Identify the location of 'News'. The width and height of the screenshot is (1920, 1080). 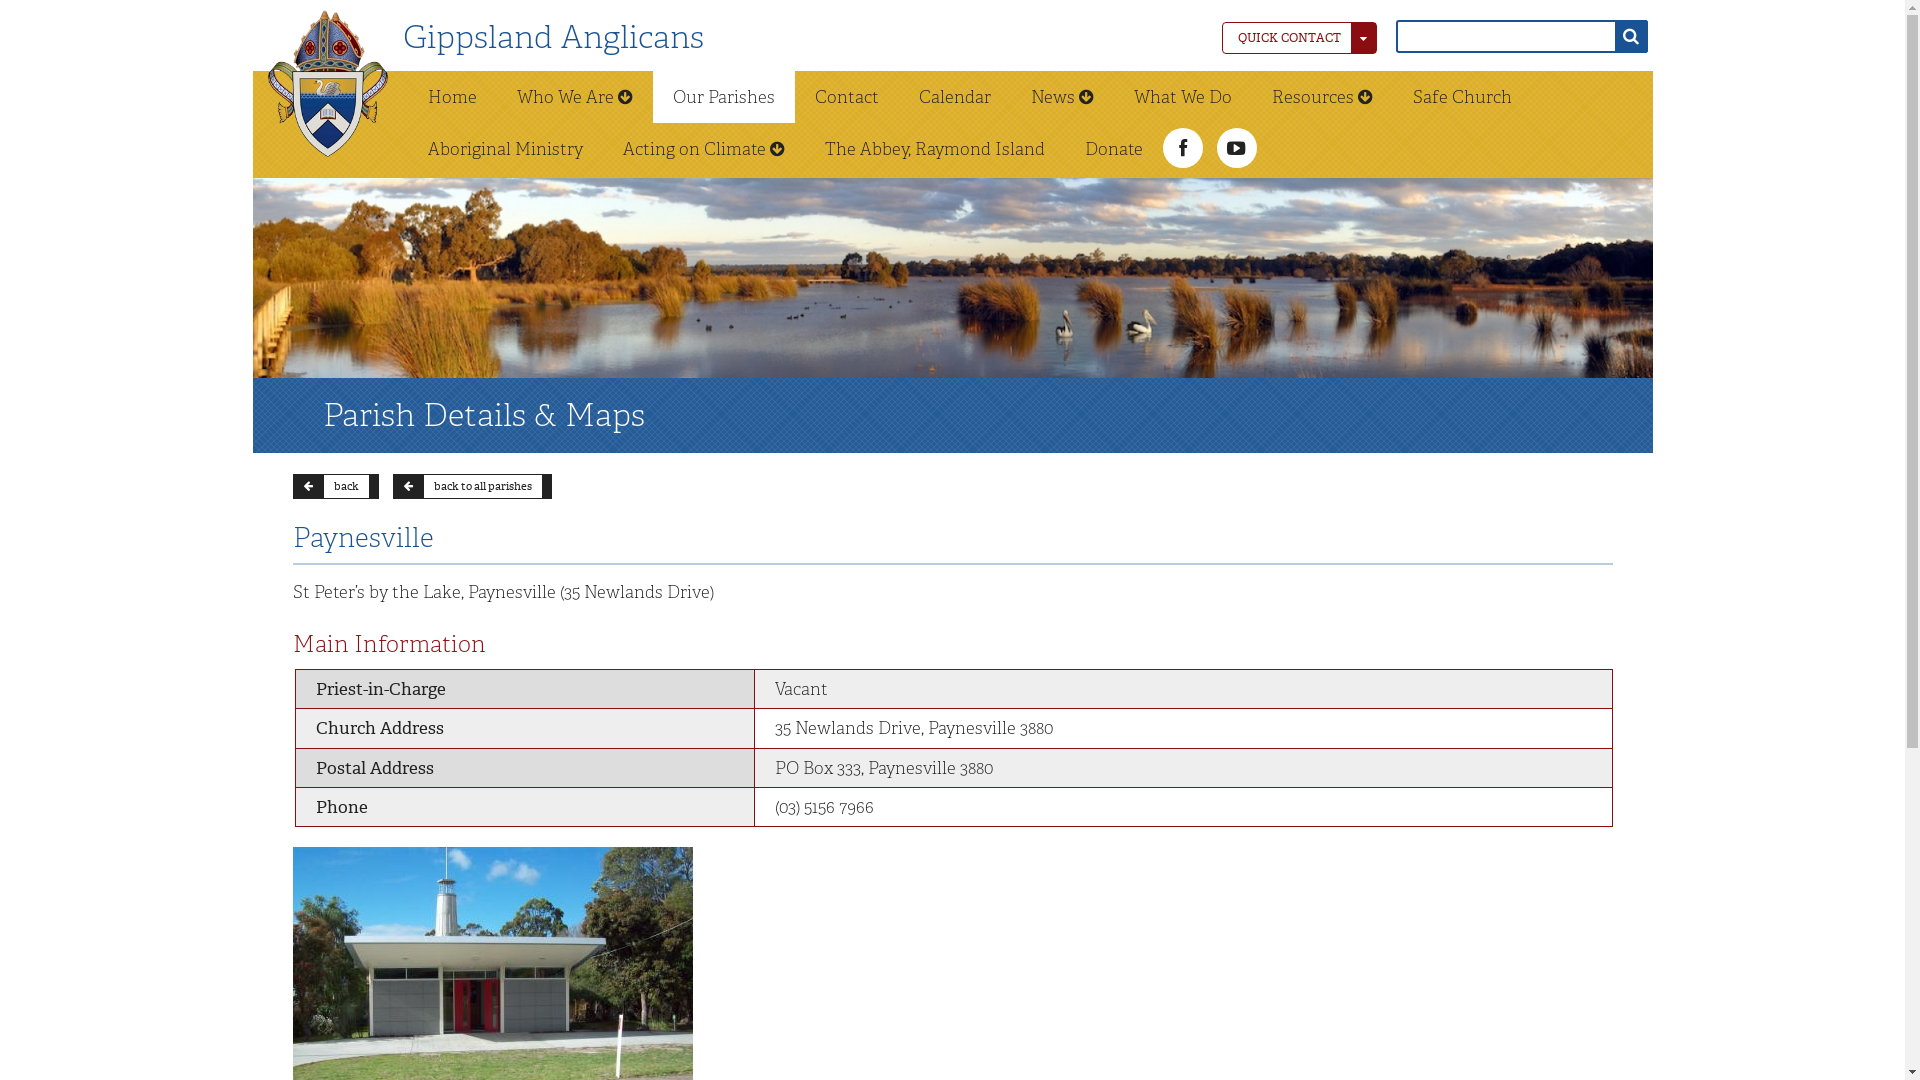
(1009, 96).